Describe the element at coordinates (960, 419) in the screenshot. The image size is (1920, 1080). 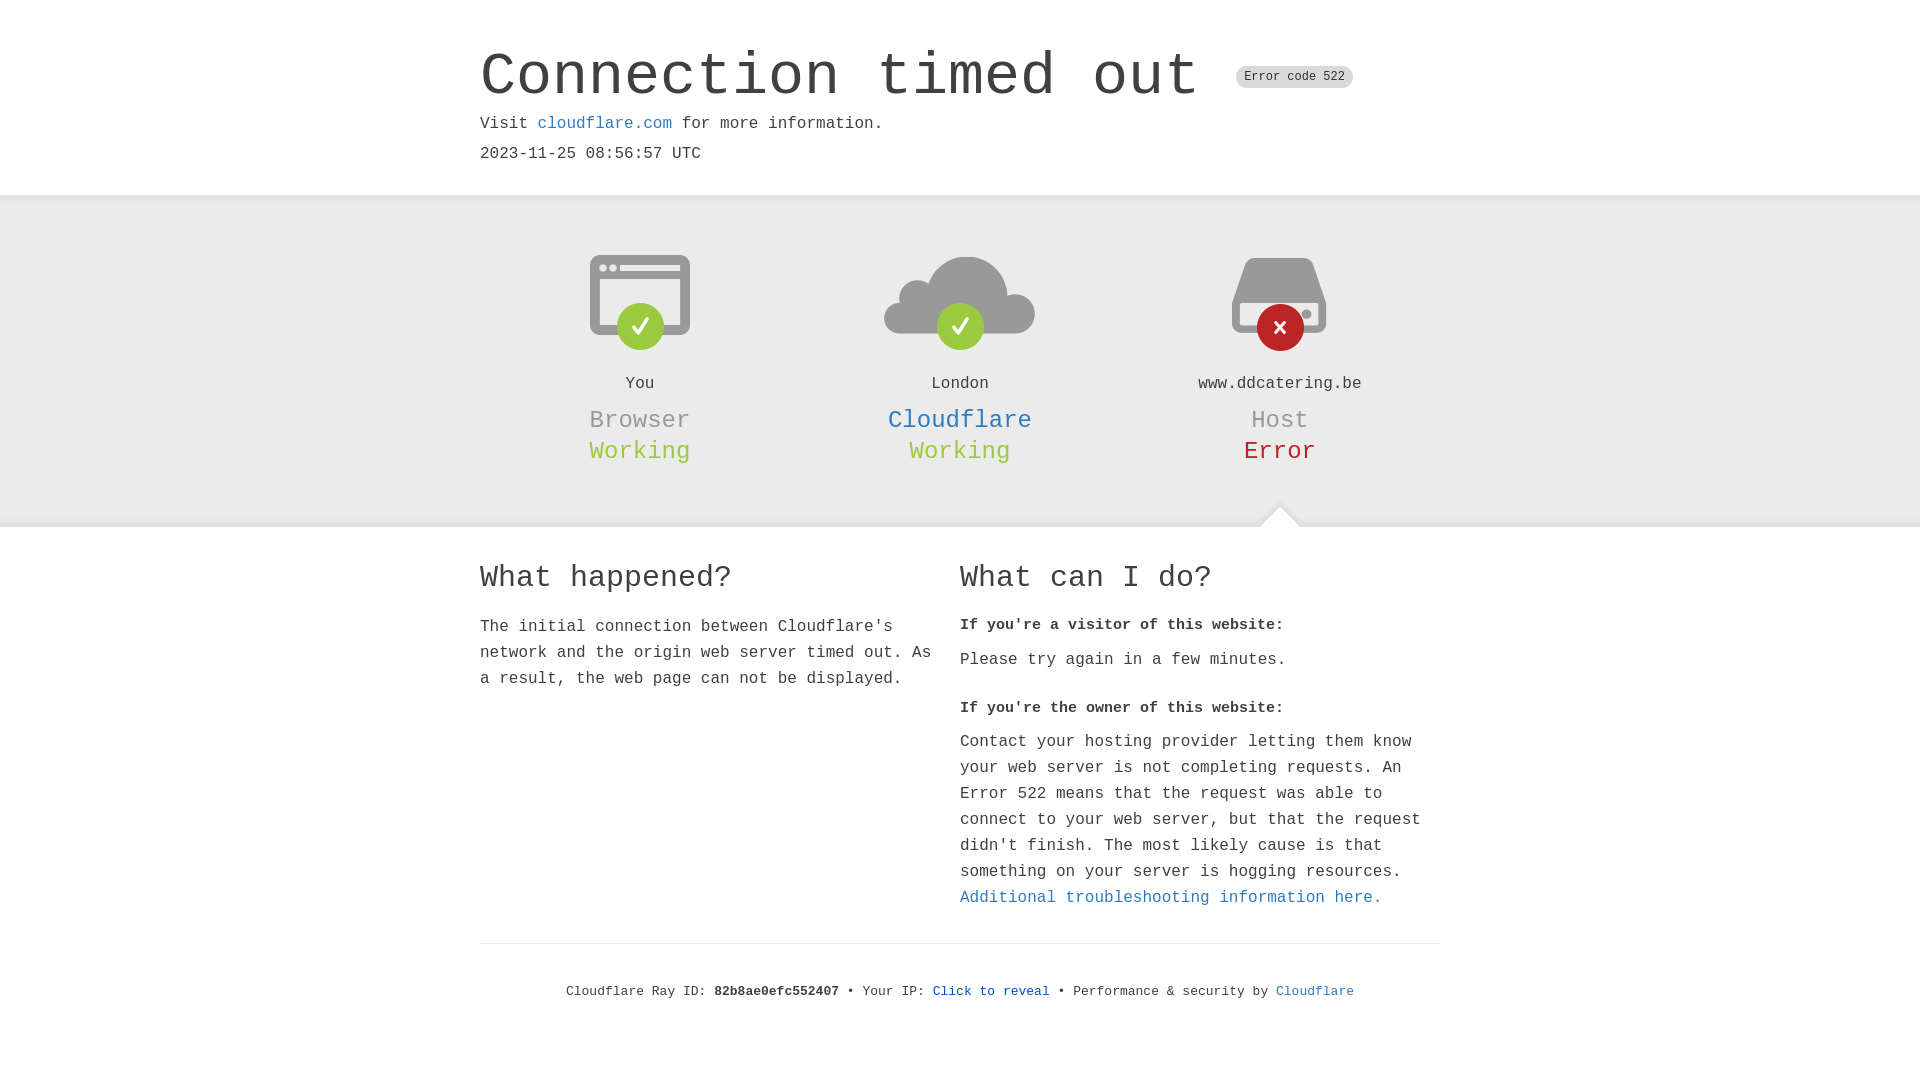
I see `'Cloudflare'` at that location.